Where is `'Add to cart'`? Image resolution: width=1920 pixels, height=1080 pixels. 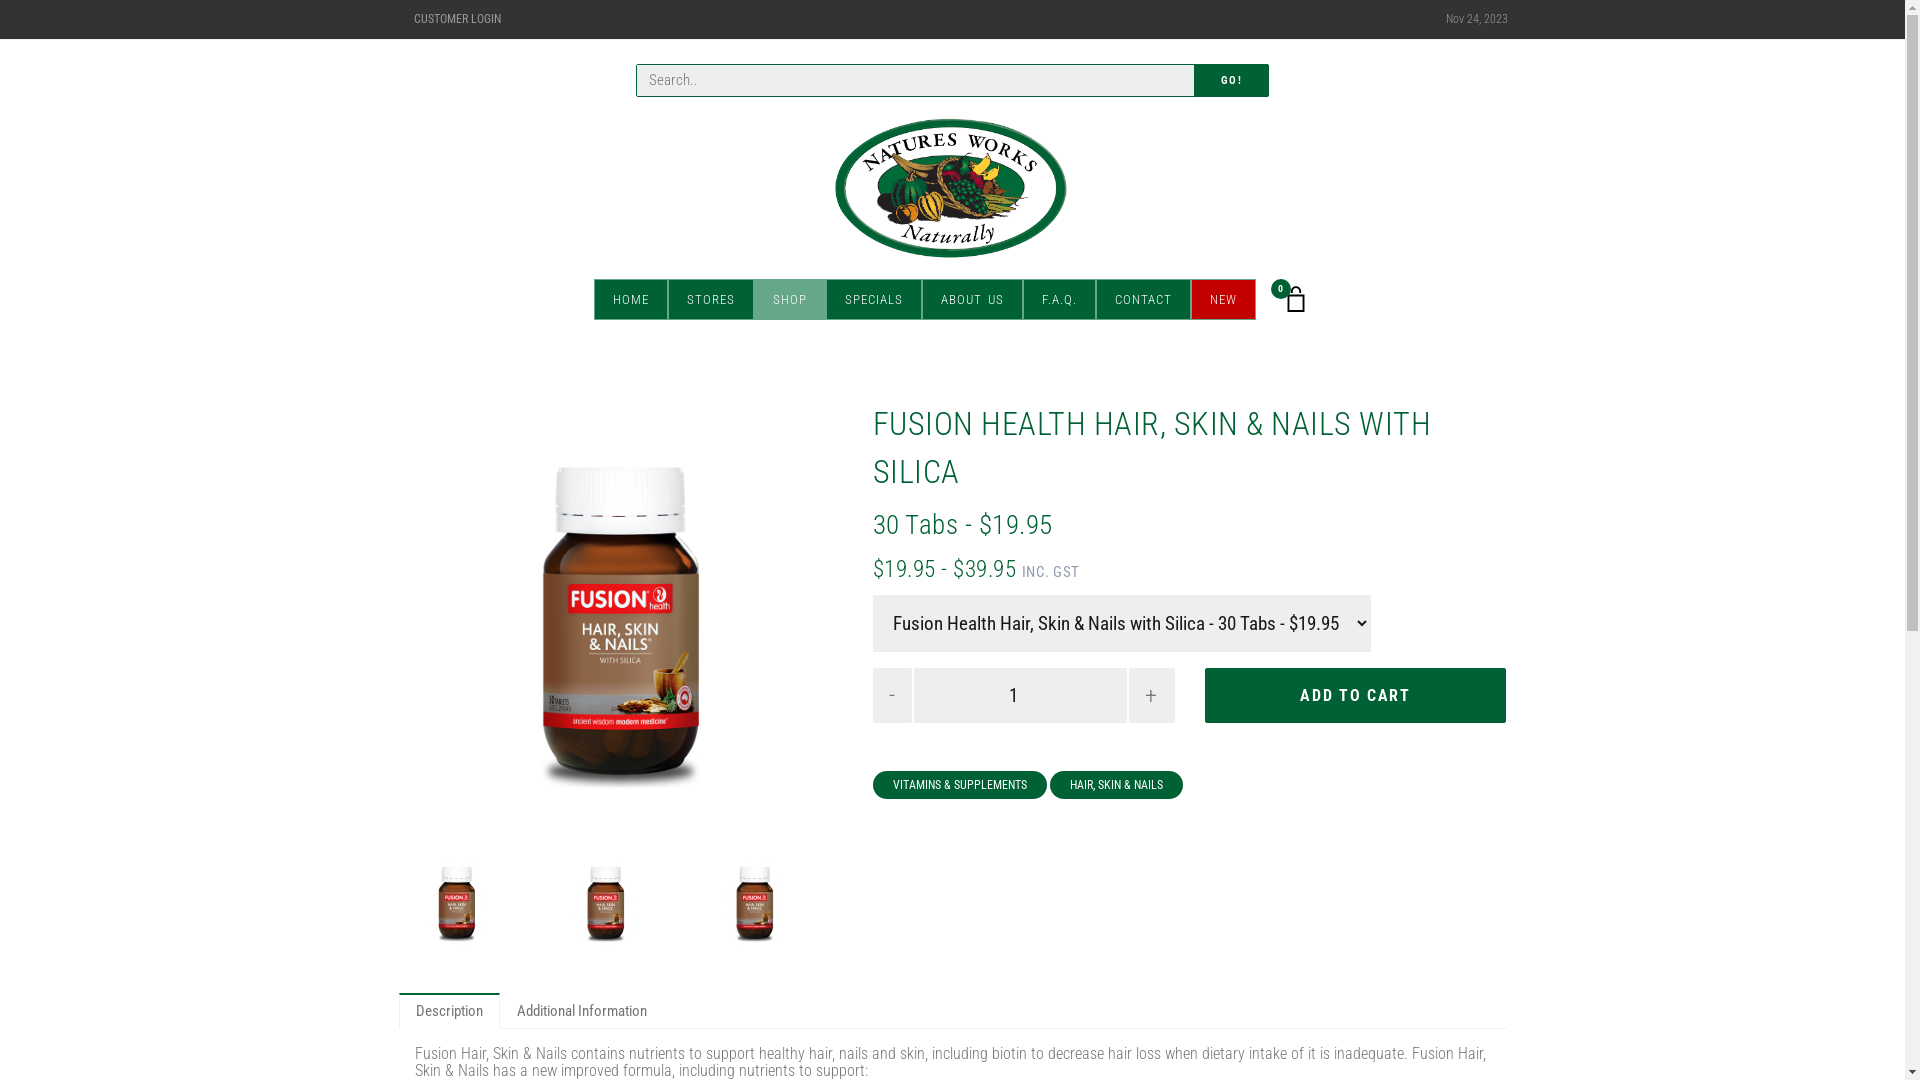
'Add to cart' is located at coordinates (1356, 694).